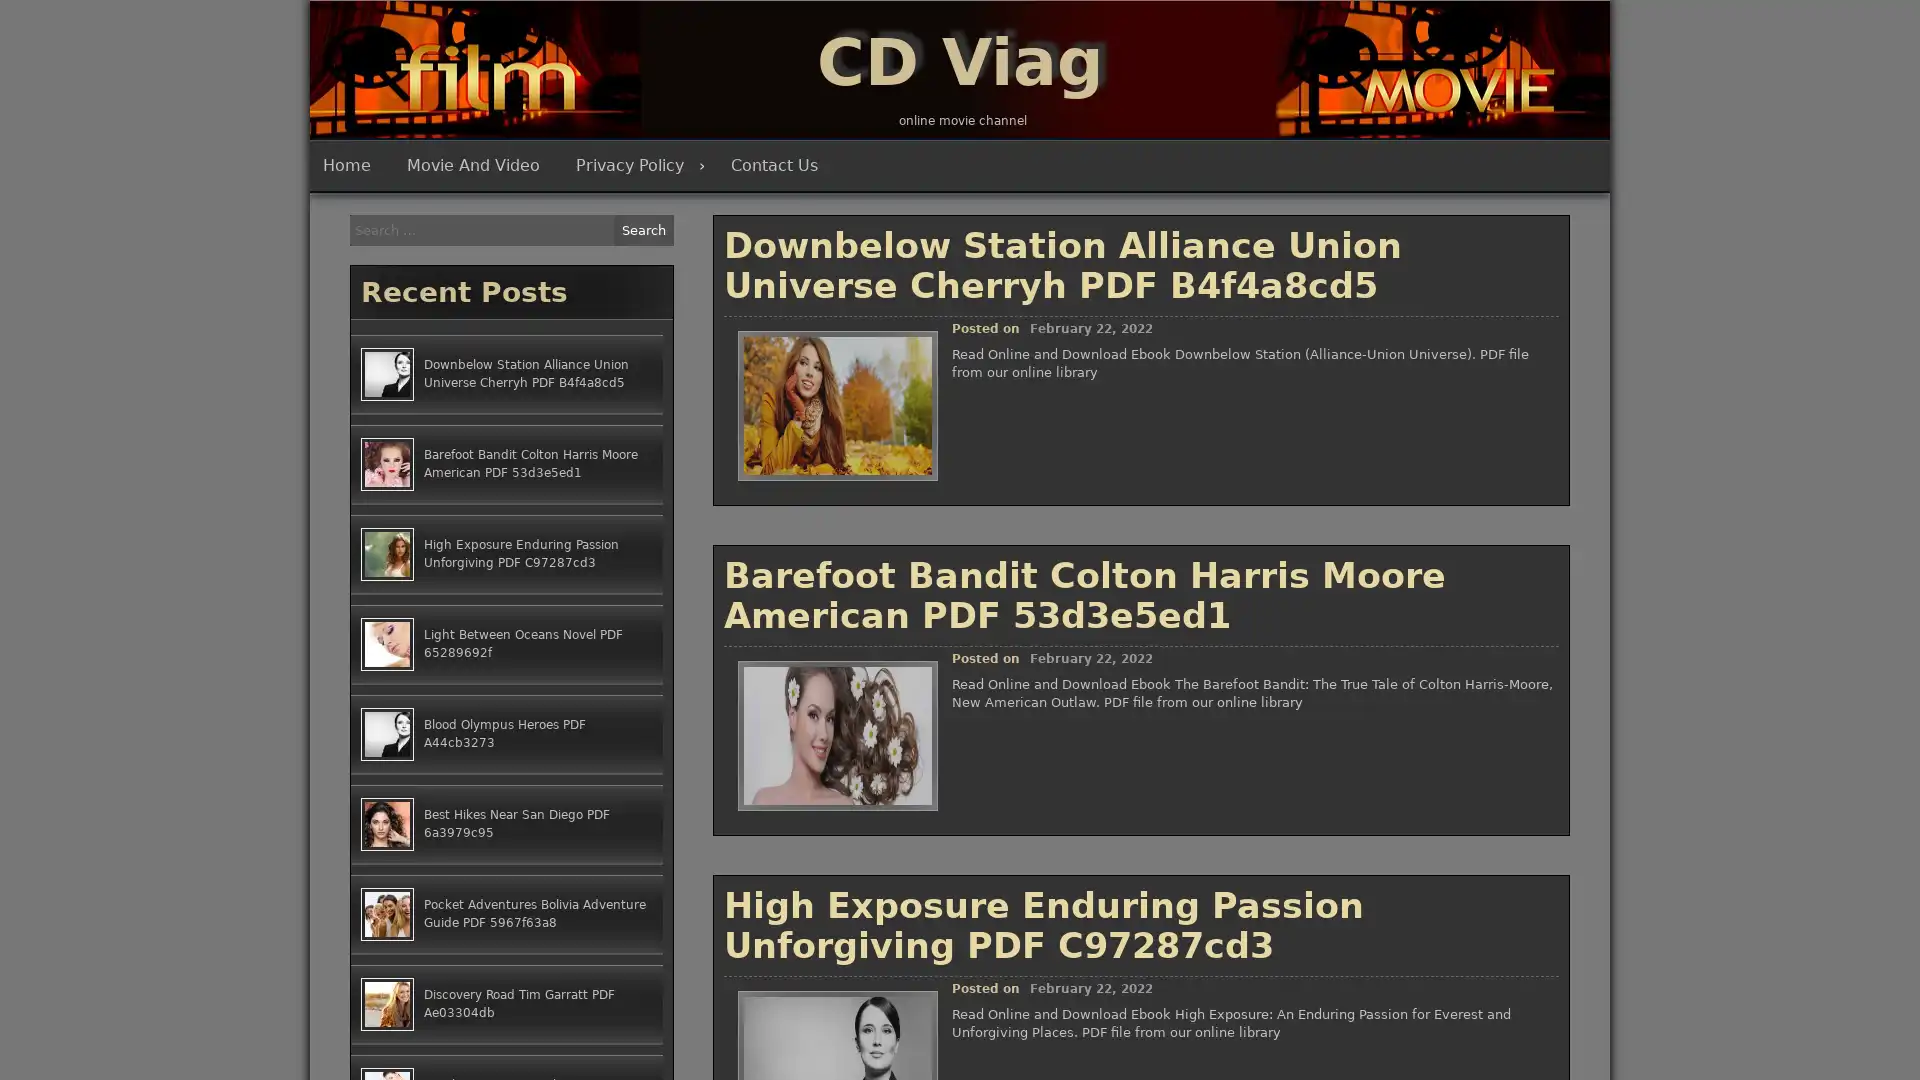 This screenshot has width=1920, height=1080. What do you see at coordinates (643, 229) in the screenshot?
I see `Search` at bounding box center [643, 229].